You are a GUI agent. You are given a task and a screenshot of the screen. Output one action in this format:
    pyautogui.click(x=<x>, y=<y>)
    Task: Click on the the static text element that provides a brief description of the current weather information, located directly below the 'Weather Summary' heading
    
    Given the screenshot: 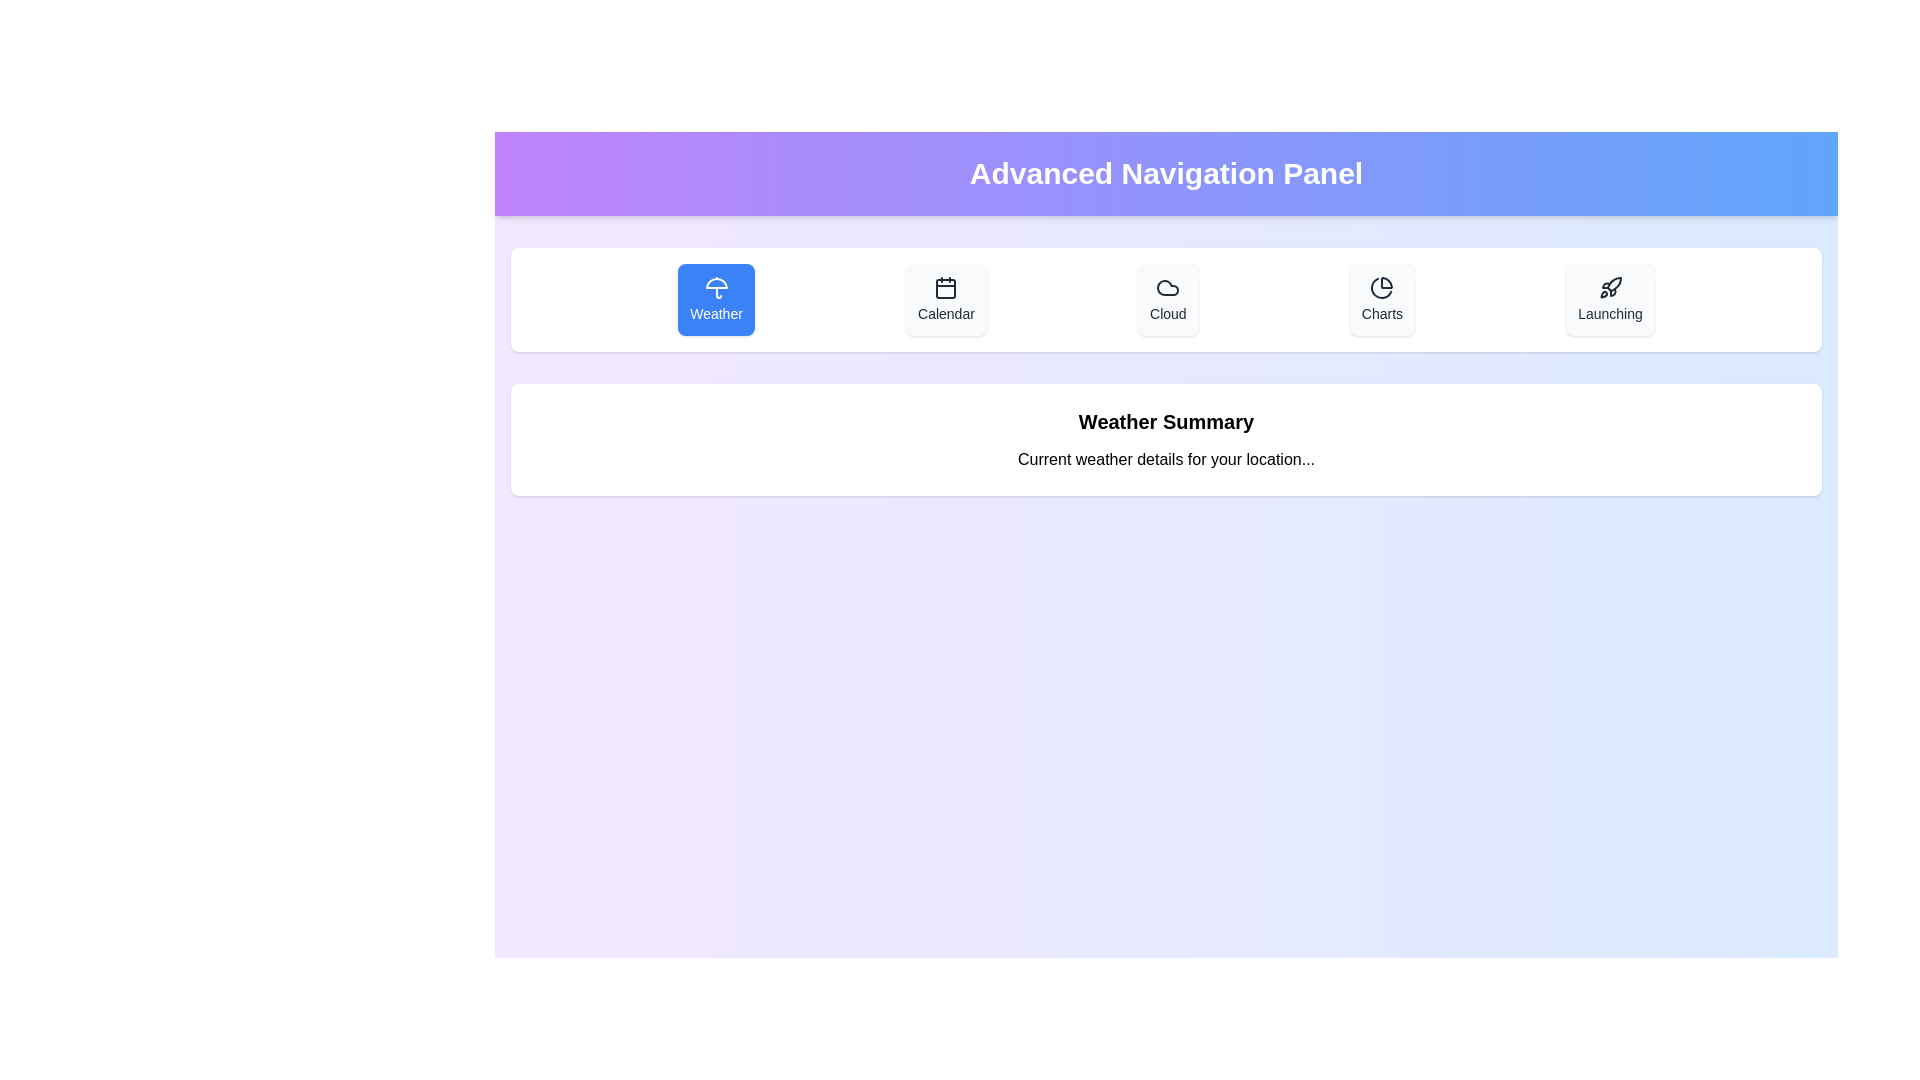 What is the action you would take?
    pyautogui.click(x=1166, y=459)
    